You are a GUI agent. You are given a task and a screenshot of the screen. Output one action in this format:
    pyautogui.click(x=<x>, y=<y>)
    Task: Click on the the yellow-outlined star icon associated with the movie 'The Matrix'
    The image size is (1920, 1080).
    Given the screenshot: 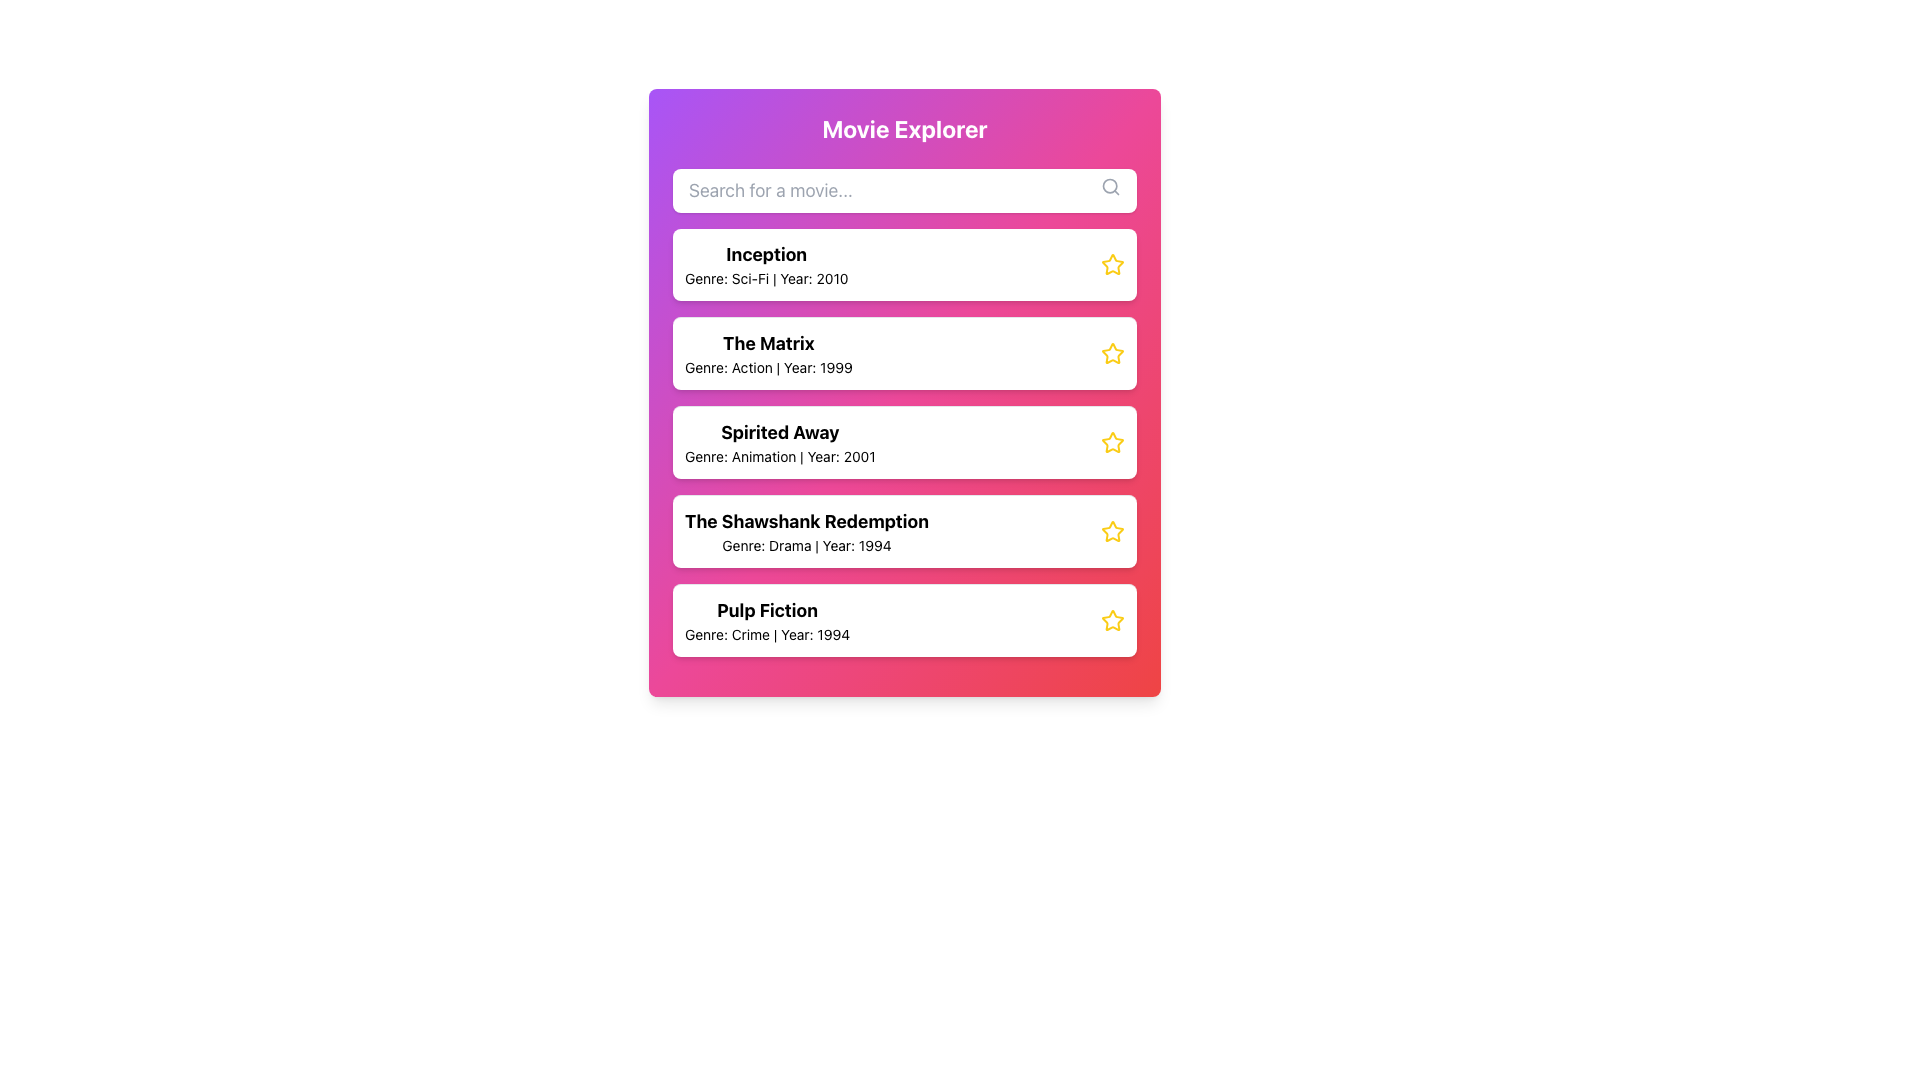 What is the action you would take?
    pyautogui.click(x=1123, y=352)
    